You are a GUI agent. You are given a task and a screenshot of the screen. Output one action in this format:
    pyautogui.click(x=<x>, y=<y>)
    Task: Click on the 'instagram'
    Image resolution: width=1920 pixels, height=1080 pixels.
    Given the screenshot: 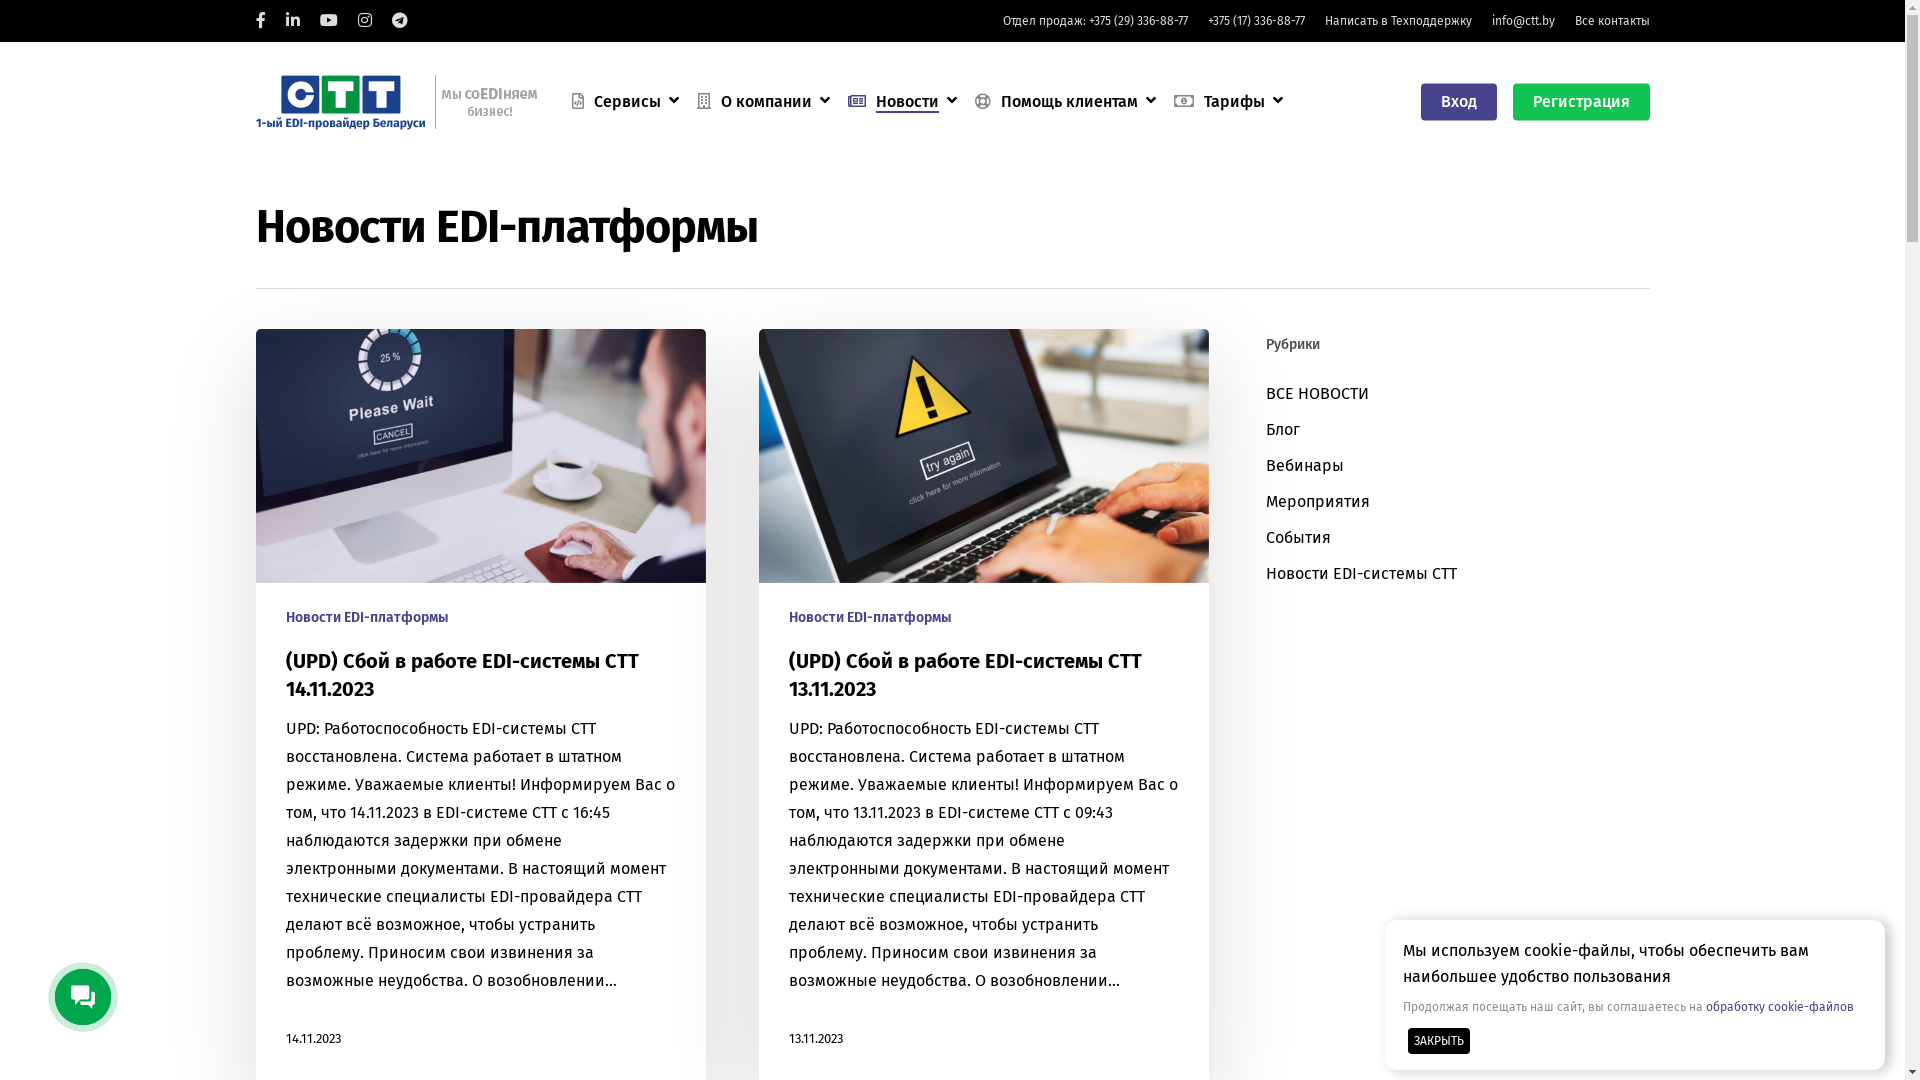 What is the action you would take?
    pyautogui.click(x=364, y=20)
    